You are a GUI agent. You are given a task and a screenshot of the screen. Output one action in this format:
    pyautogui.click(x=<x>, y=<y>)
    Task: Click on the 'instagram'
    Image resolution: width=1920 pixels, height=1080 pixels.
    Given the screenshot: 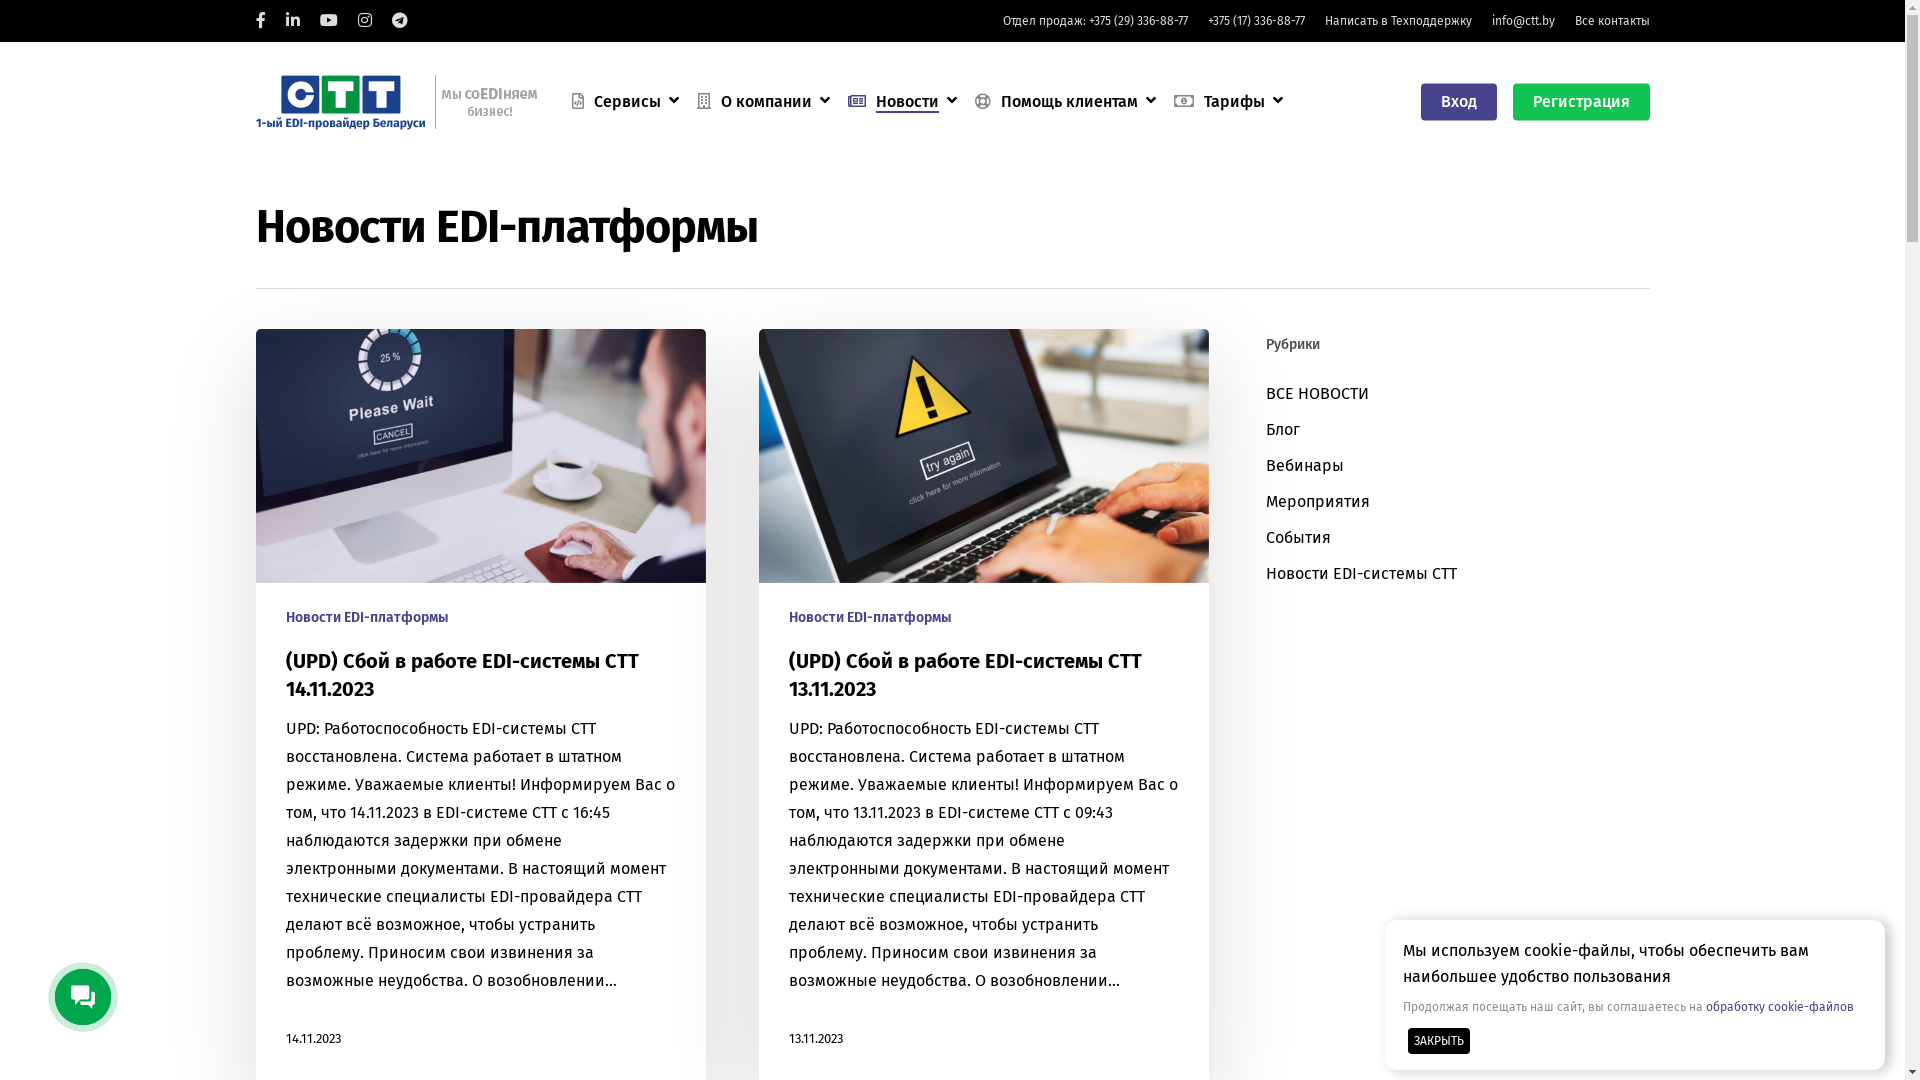 What is the action you would take?
    pyautogui.click(x=364, y=20)
    